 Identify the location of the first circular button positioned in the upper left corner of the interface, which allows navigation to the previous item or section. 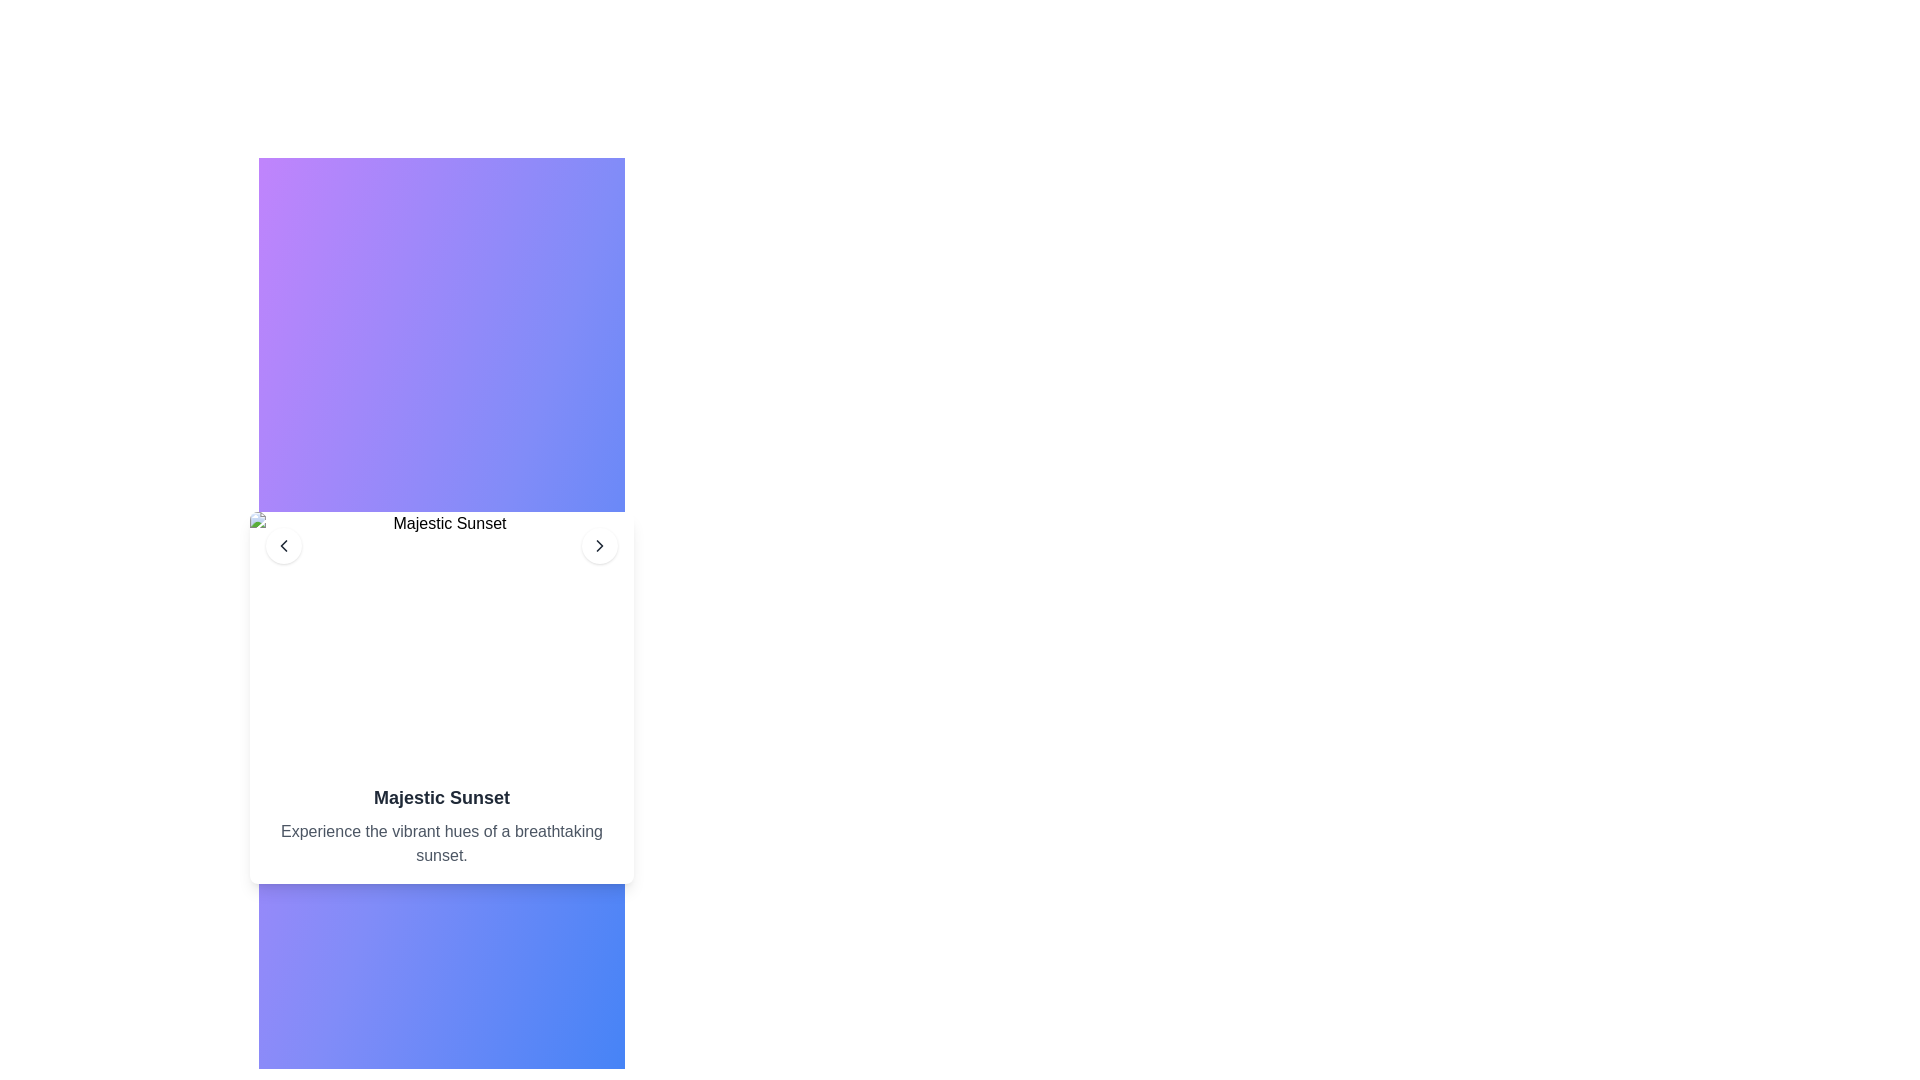
(282, 546).